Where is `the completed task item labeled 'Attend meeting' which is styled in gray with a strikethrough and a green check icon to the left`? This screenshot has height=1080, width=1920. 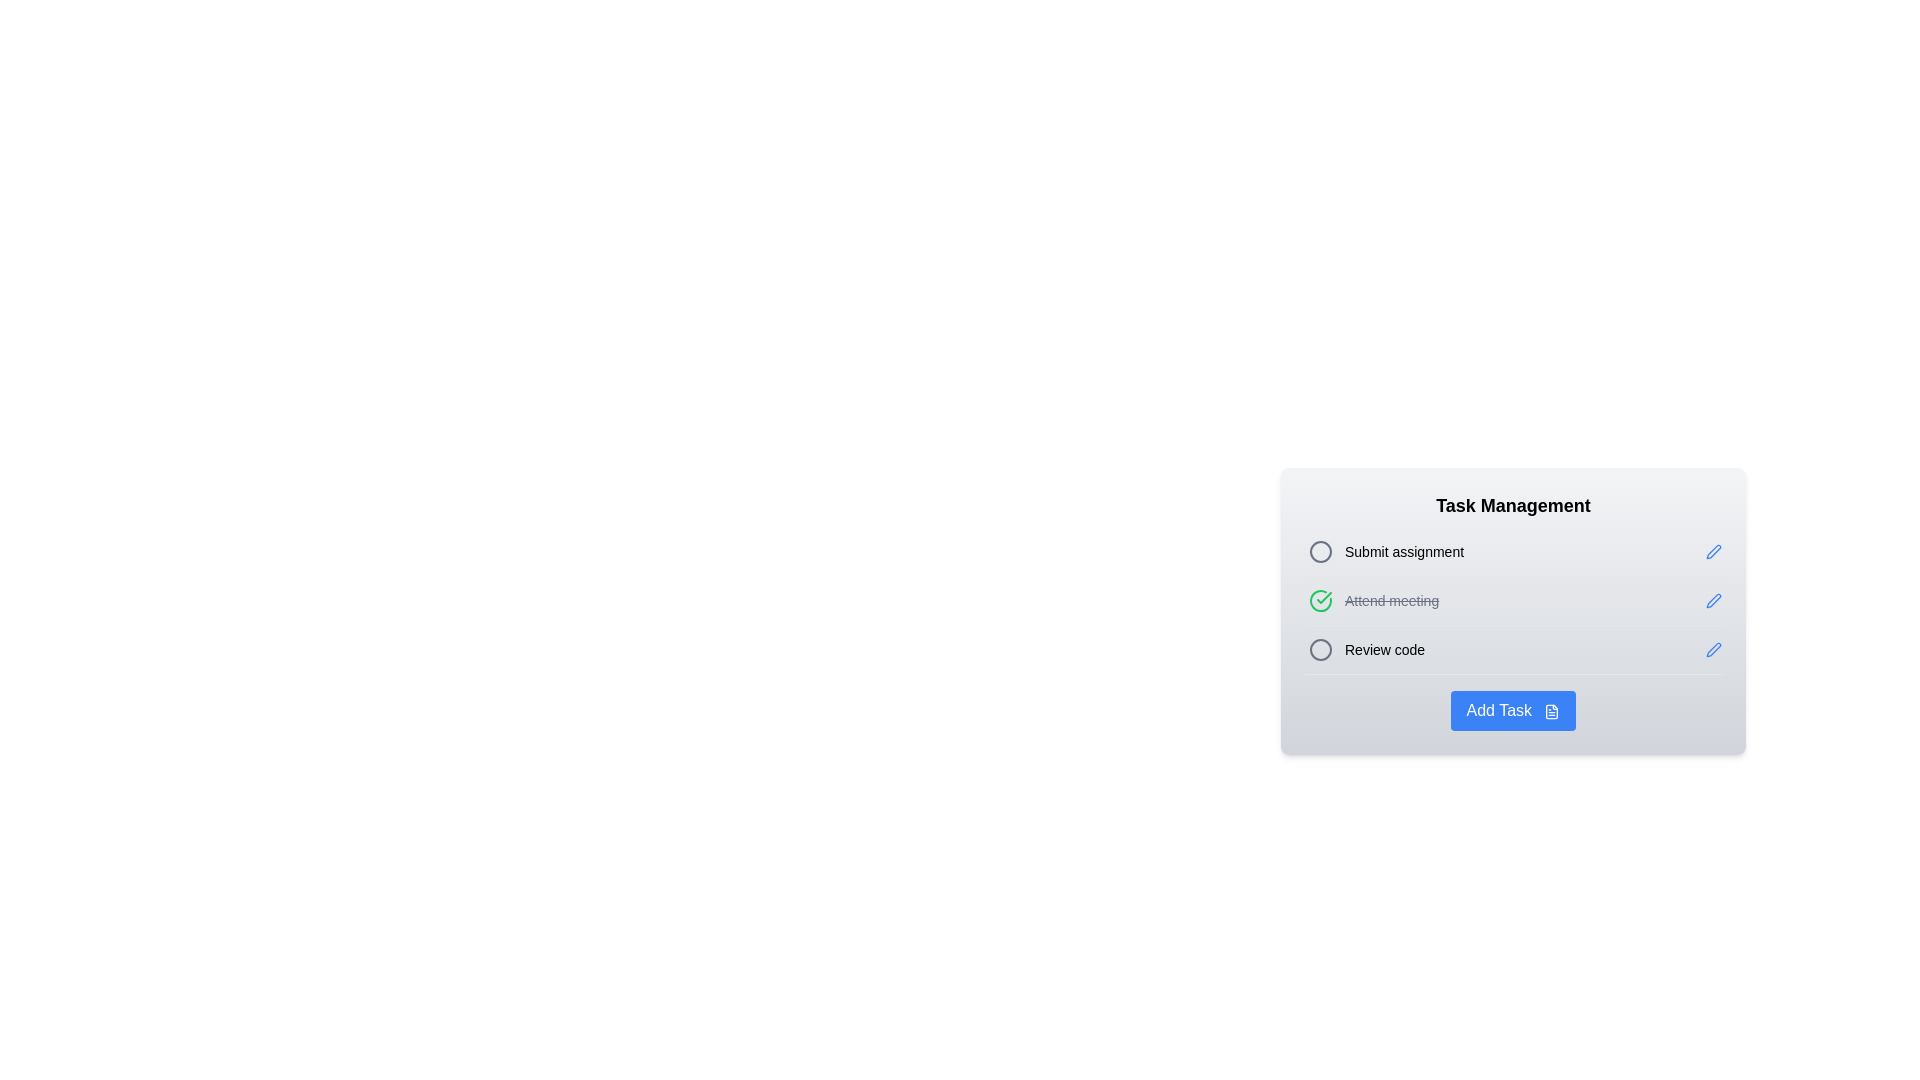
the completed task item labeled 'Attend meeting' which is styled in gray with a strikethrough and a green check icon to the left is located at coordinates (1371, 600).